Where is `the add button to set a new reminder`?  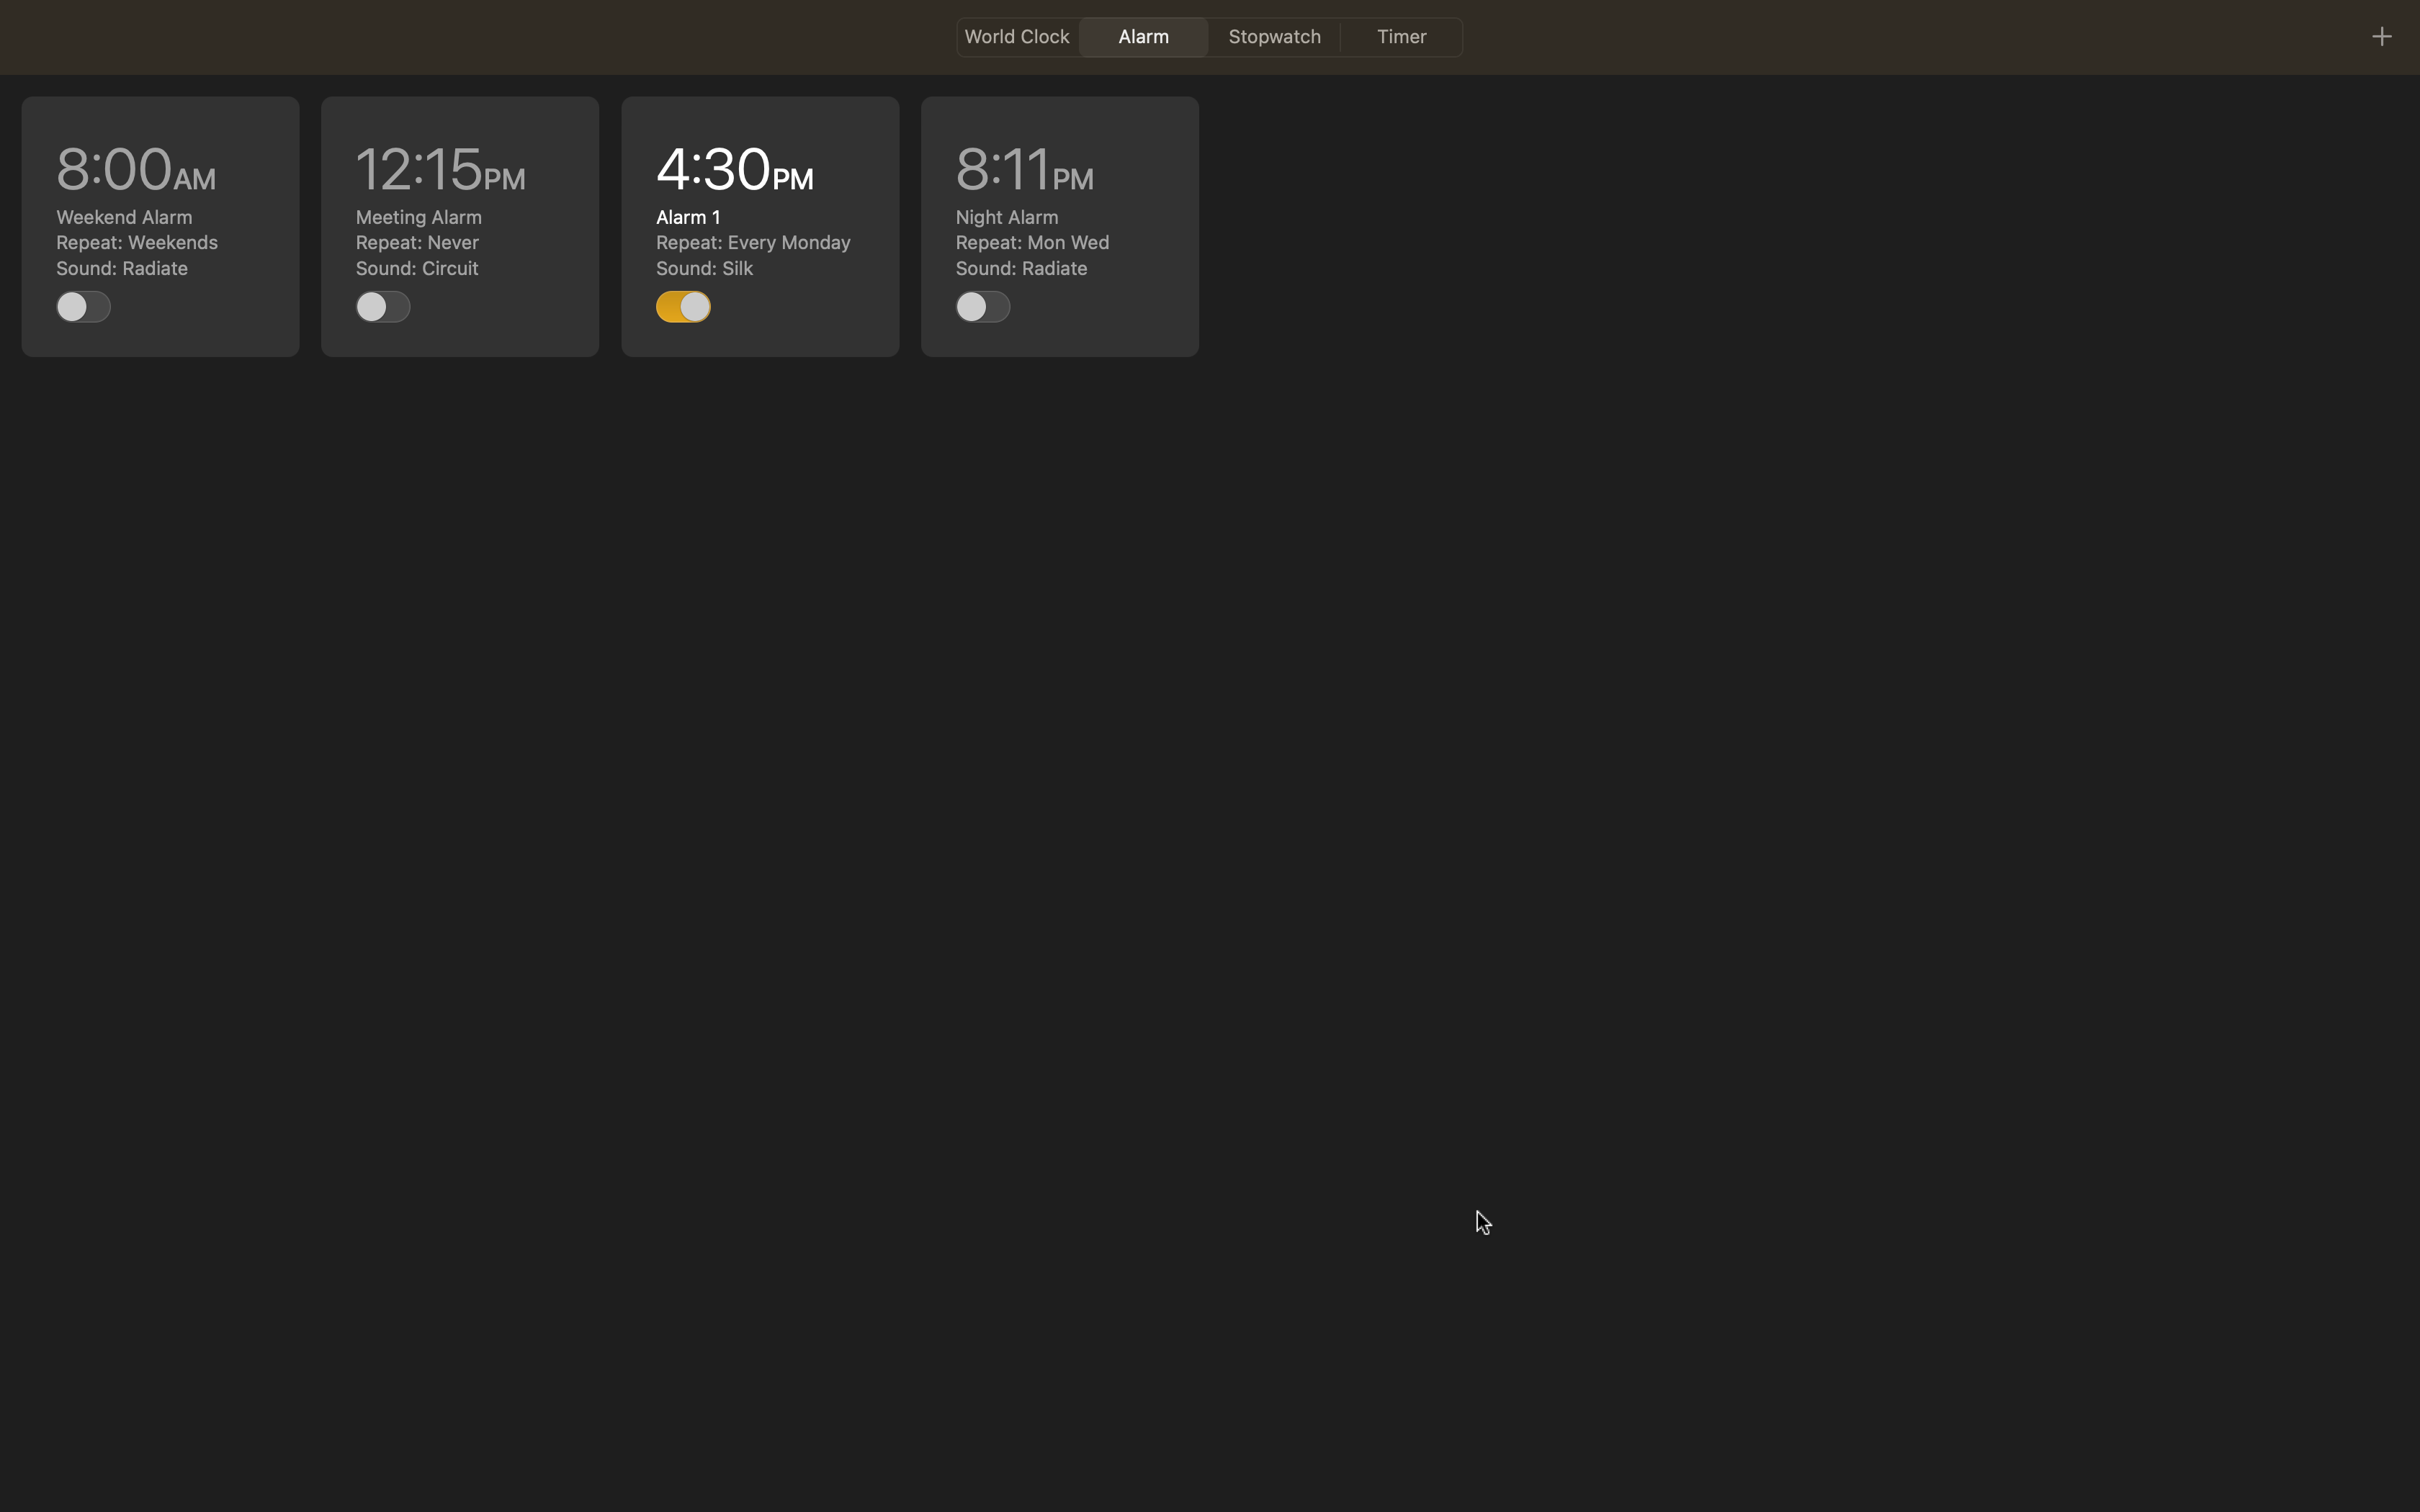
the add button to set a new reminder is located at coordinates (2380, 35).